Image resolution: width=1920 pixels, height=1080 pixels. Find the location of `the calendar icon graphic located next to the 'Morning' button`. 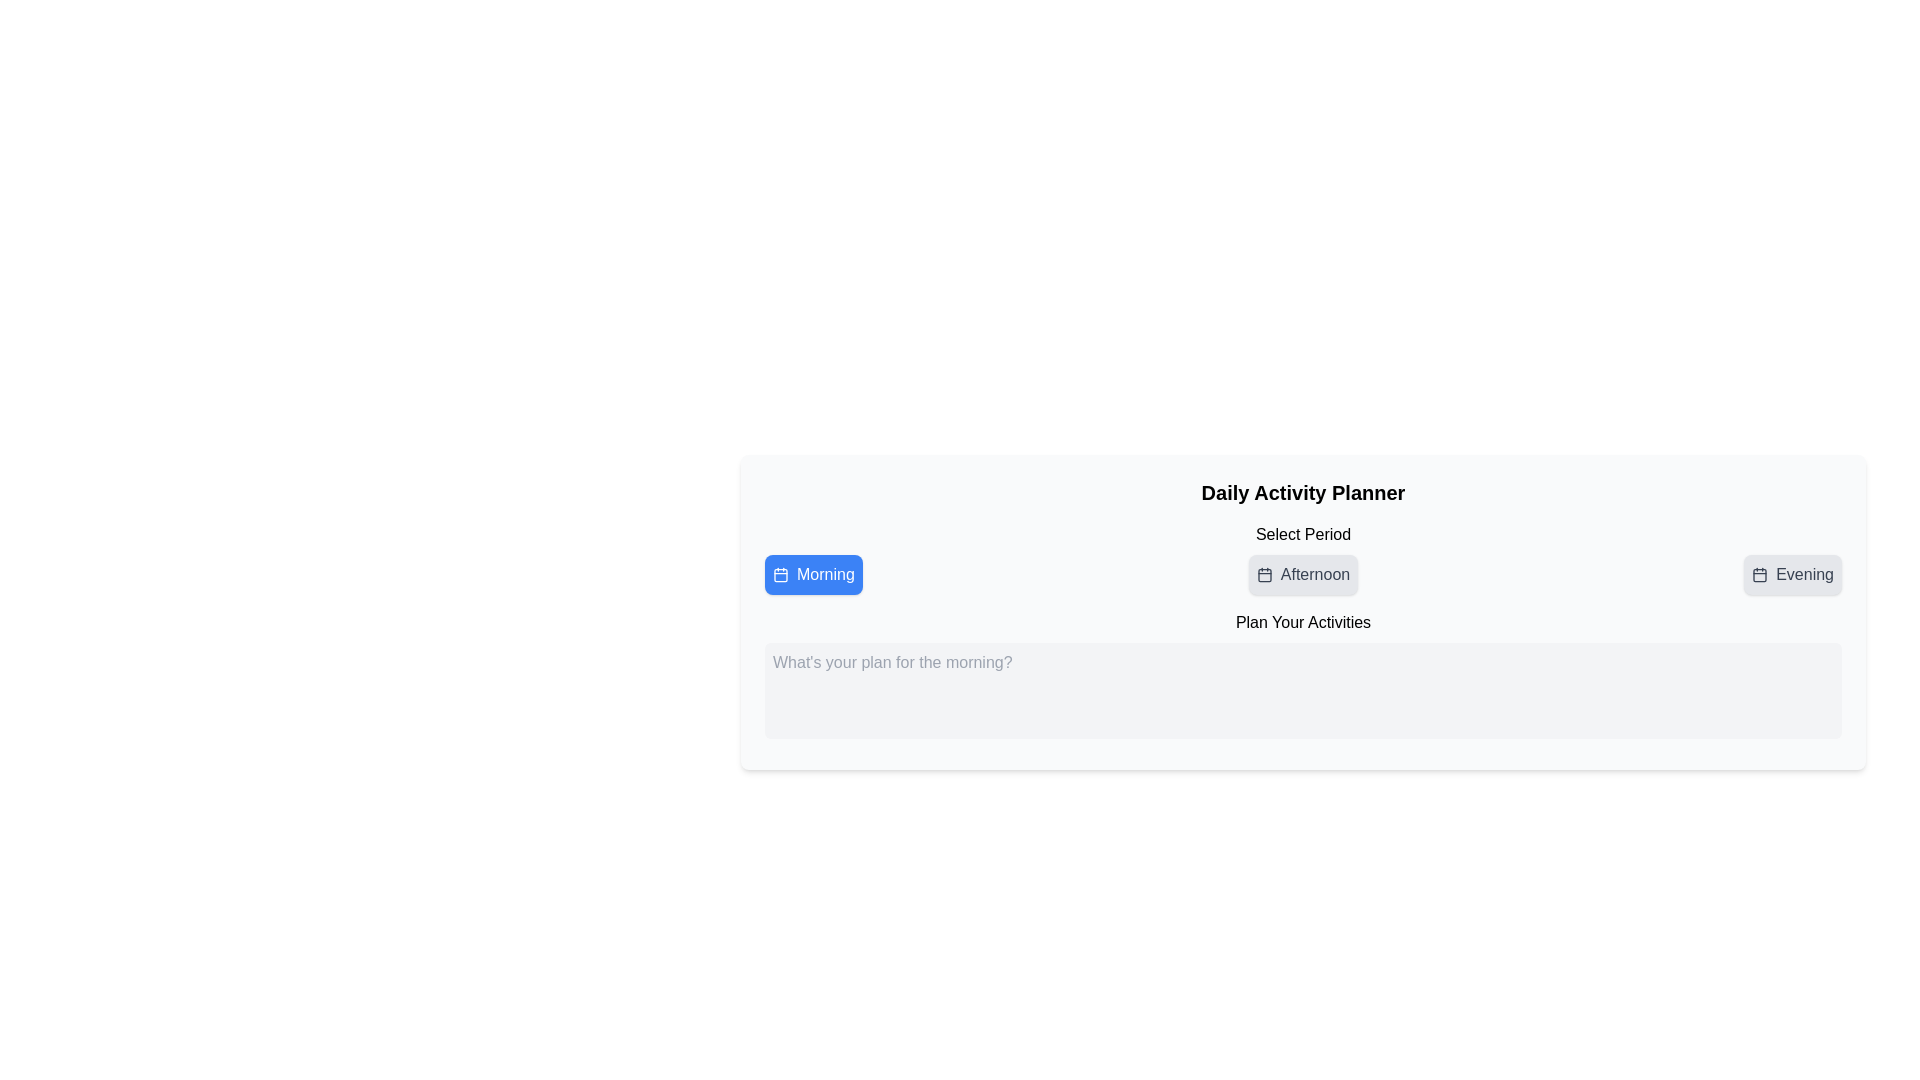

the calendar icon graphic located next to the 'Morning' button is located at coordinates (780, 574).